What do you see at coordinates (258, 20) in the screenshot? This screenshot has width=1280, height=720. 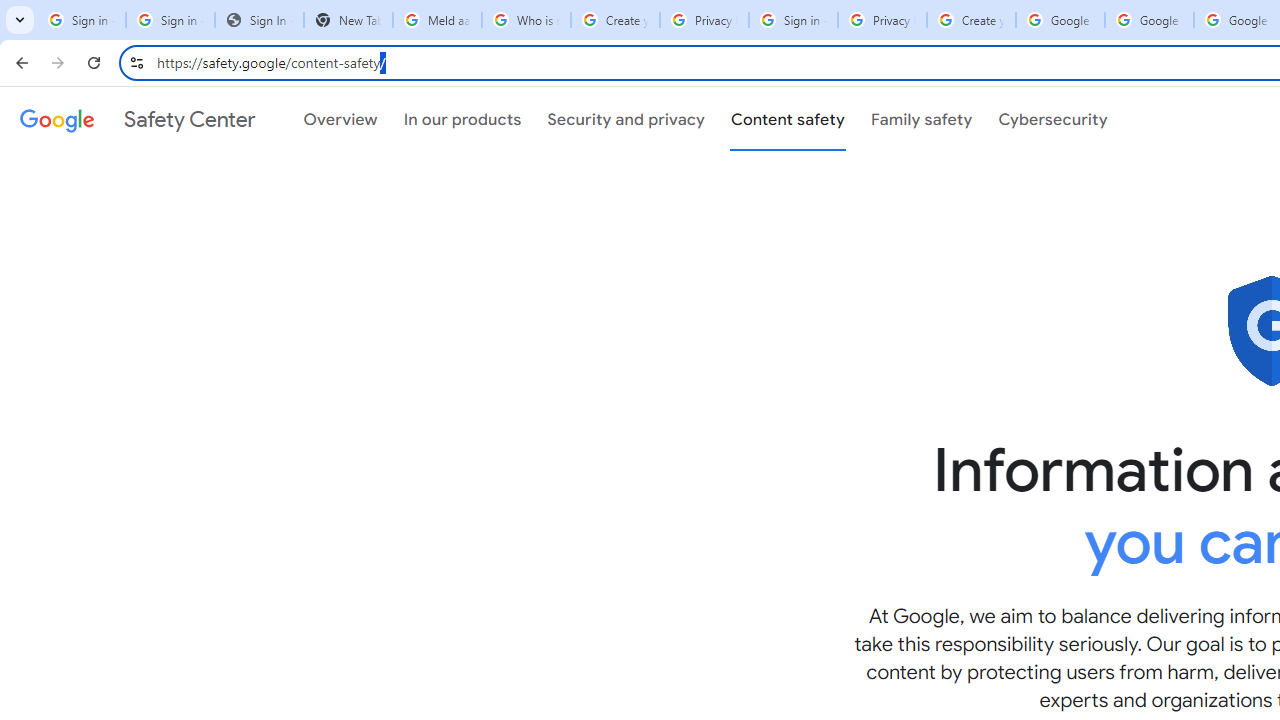 I see `'Sign In - USA TODAY'` at bounding box center [258, 20].